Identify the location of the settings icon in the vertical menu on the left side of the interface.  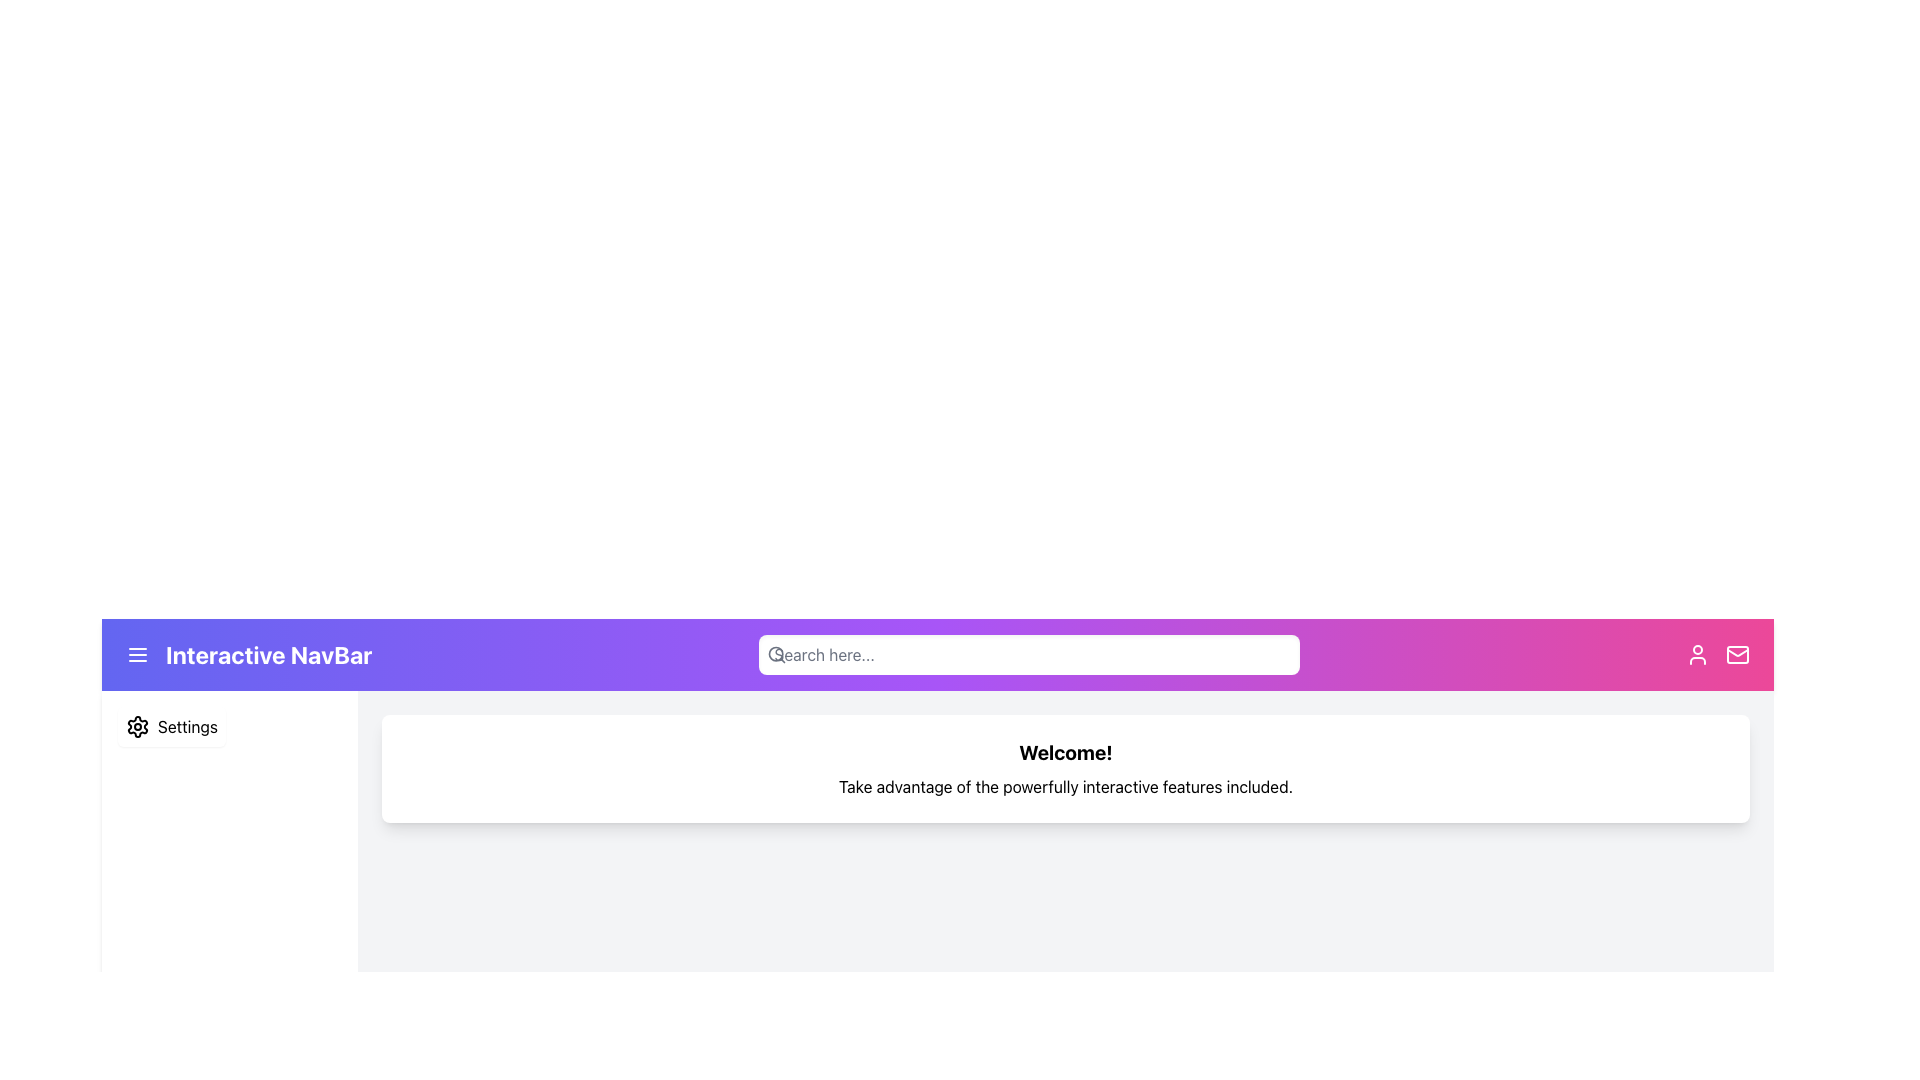
(137, 726).